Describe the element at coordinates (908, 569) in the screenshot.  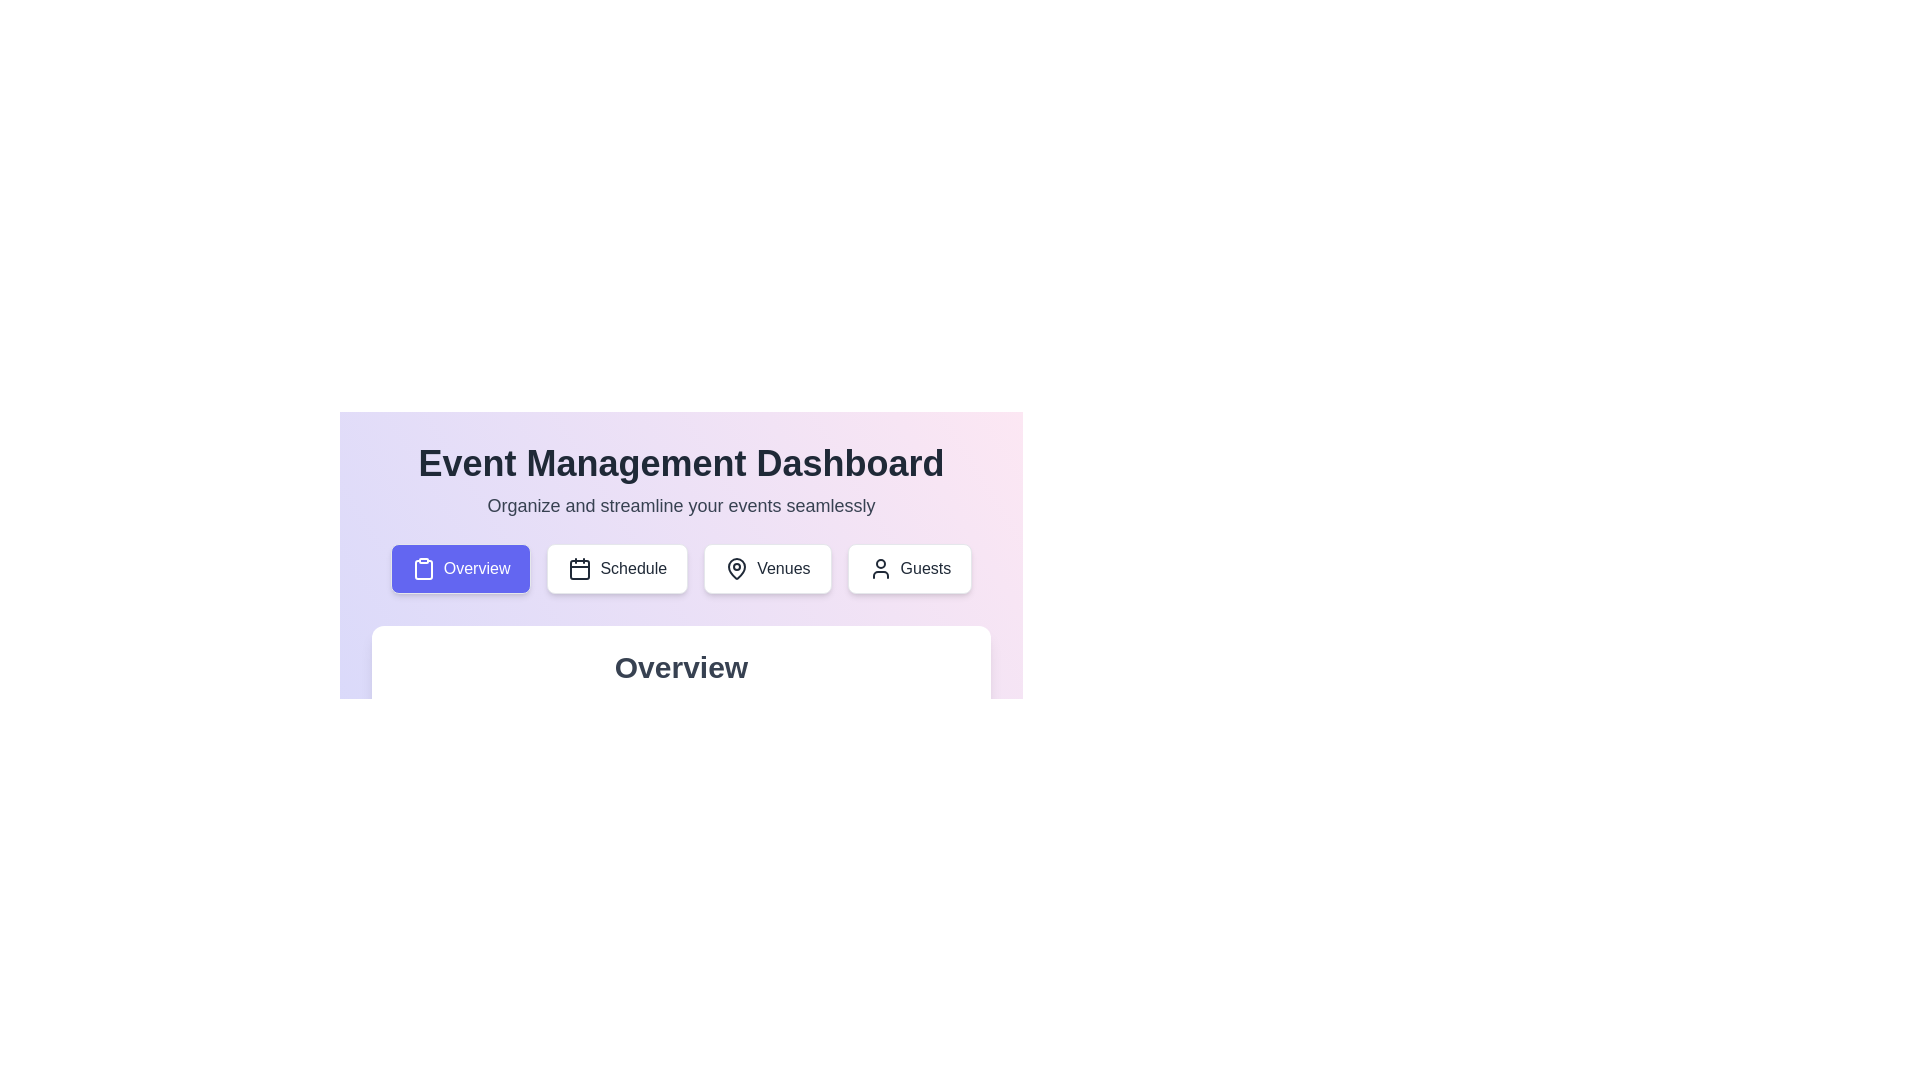
I see `the Guests tab by clicking on its button` at that location.